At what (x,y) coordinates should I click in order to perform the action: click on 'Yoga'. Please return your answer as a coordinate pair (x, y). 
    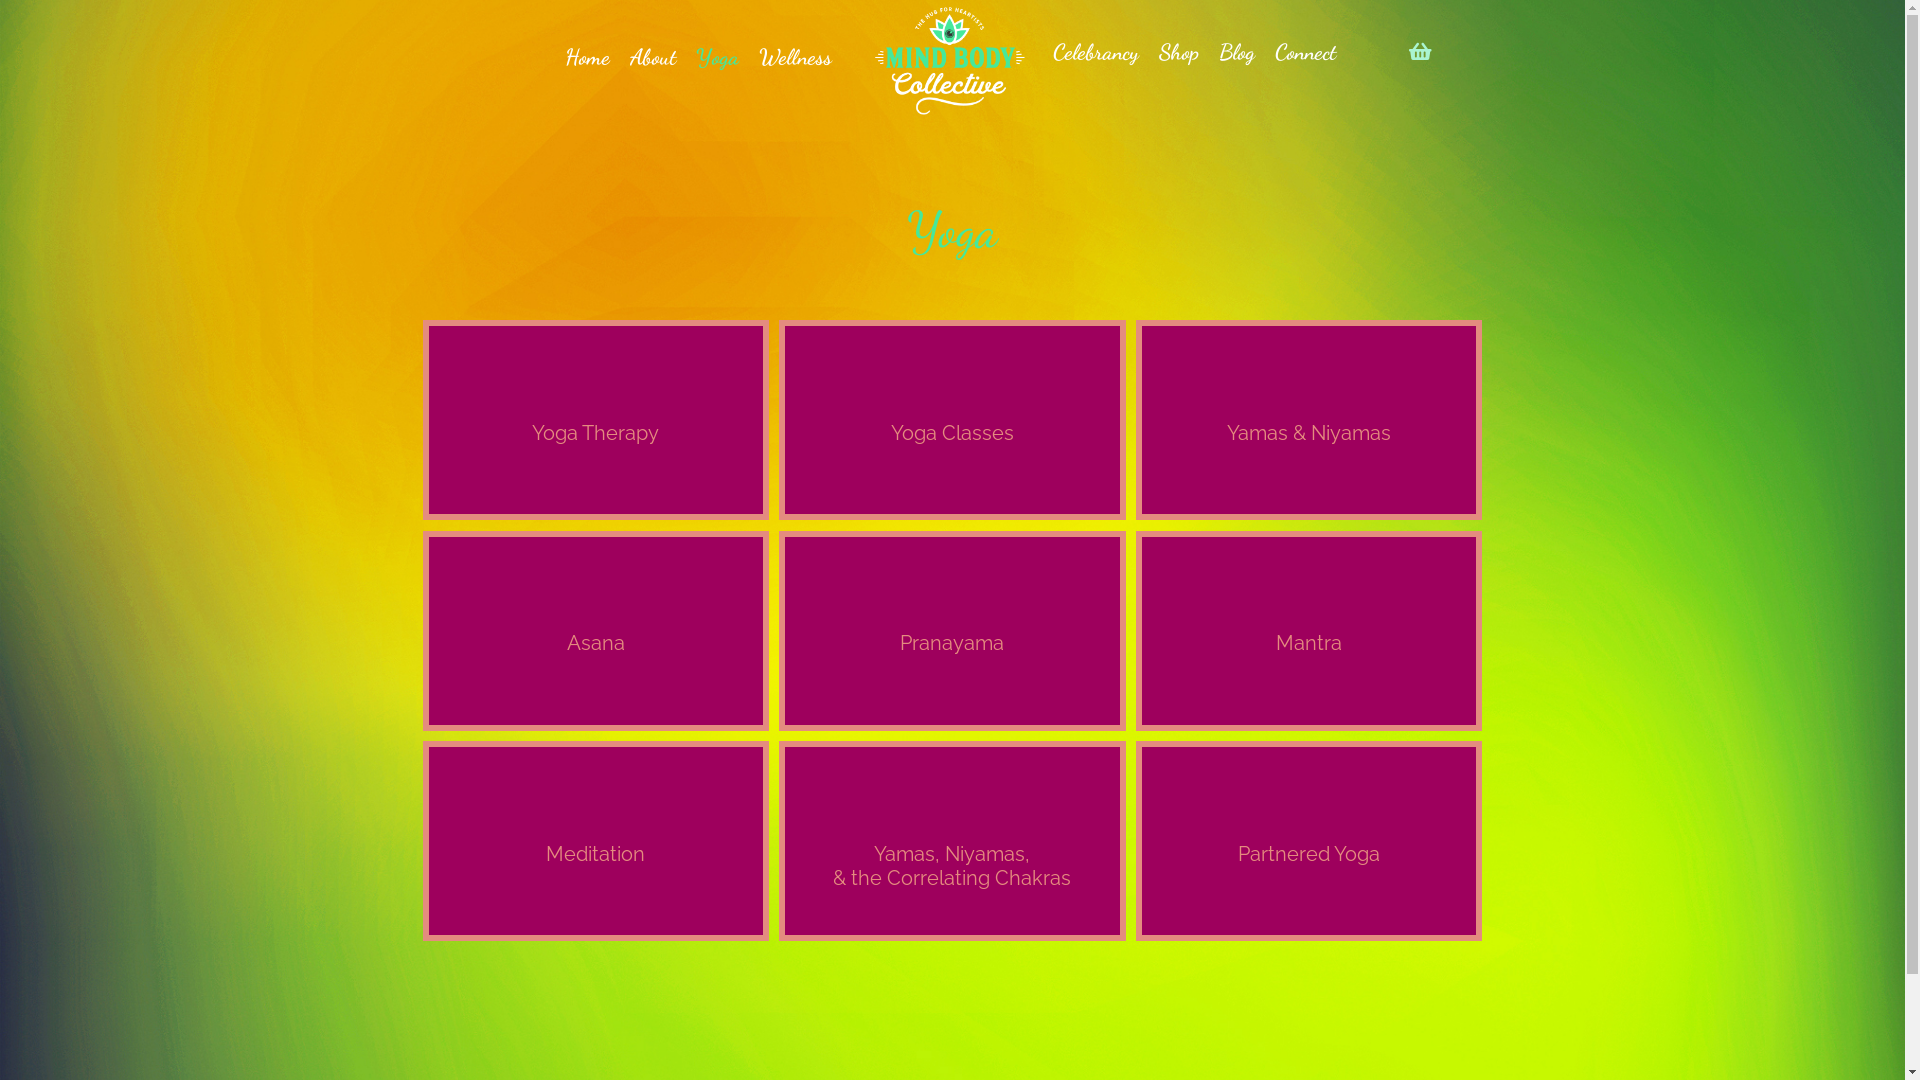
    Looking at the image, I should click on (717, 56).